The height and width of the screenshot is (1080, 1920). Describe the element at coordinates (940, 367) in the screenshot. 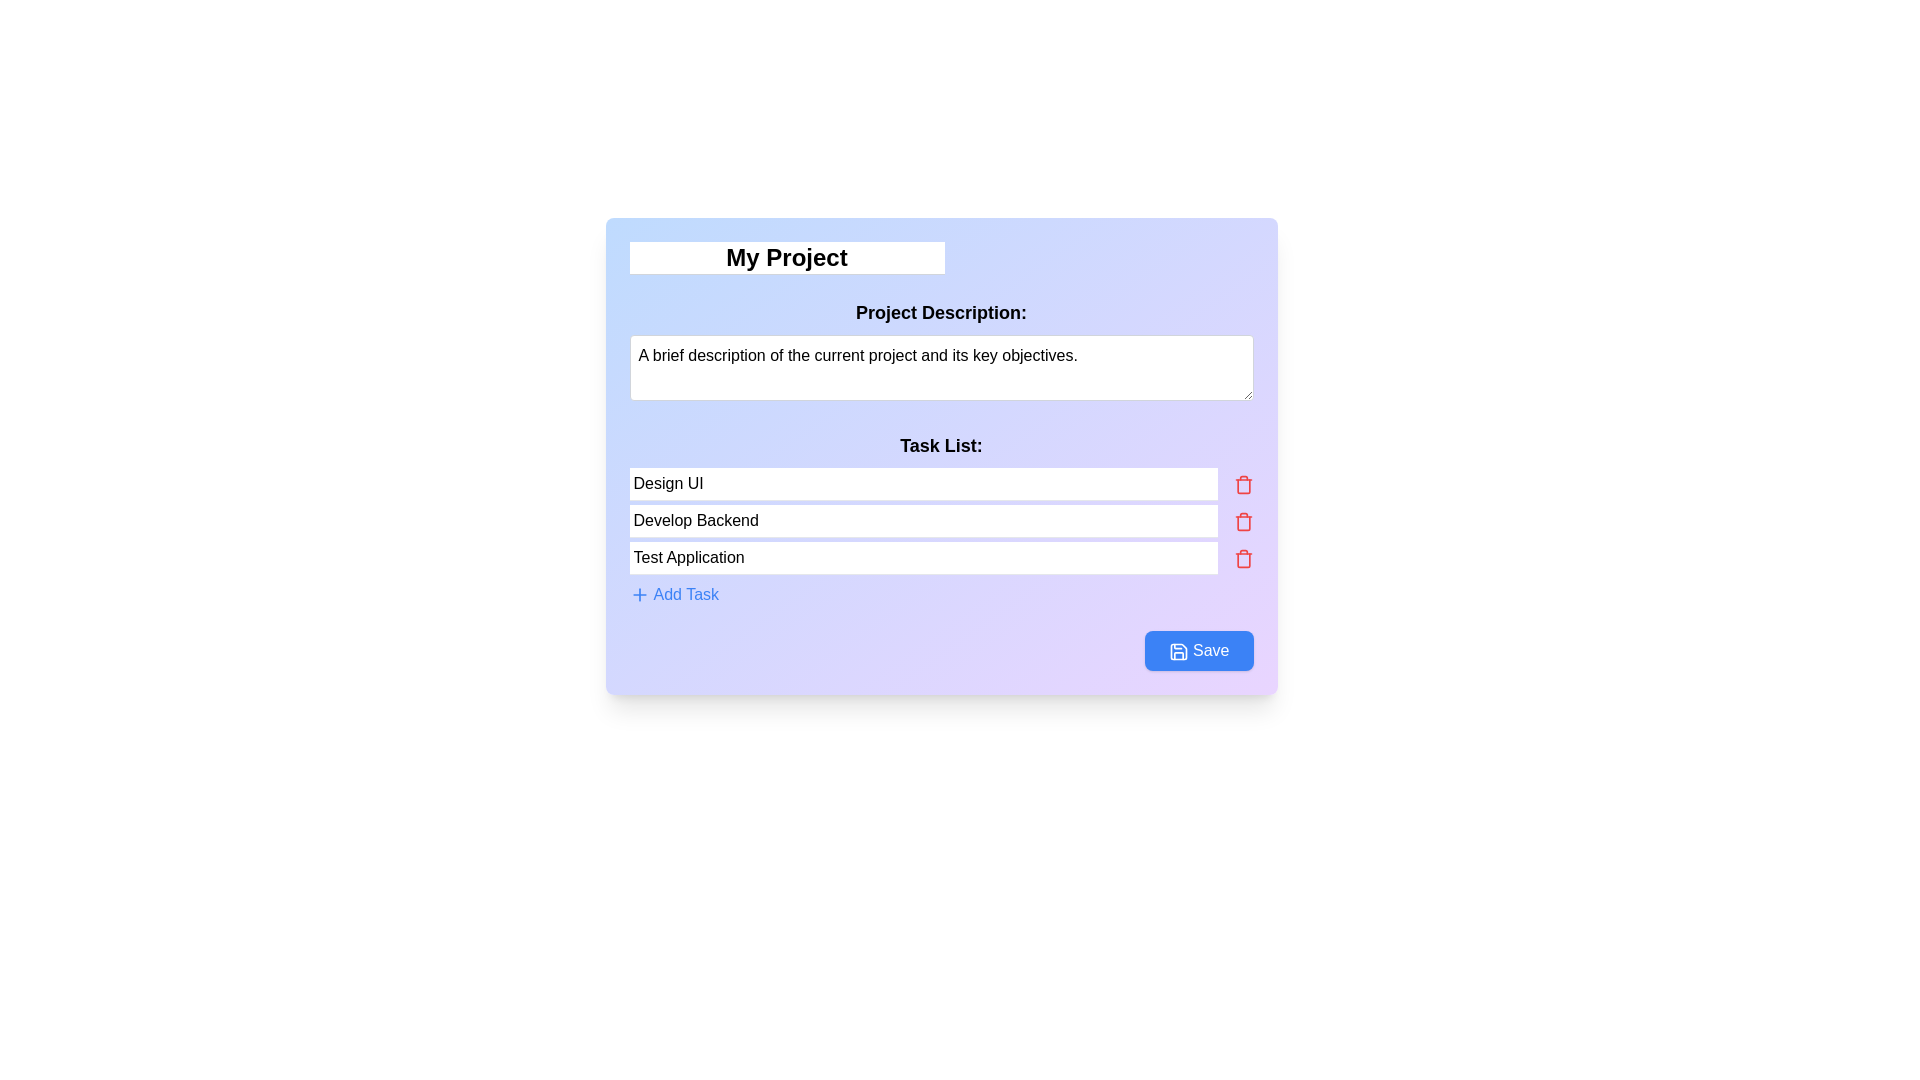

I see `the text input field located directly under the 'Project Description:' label to focus on it` at that location.